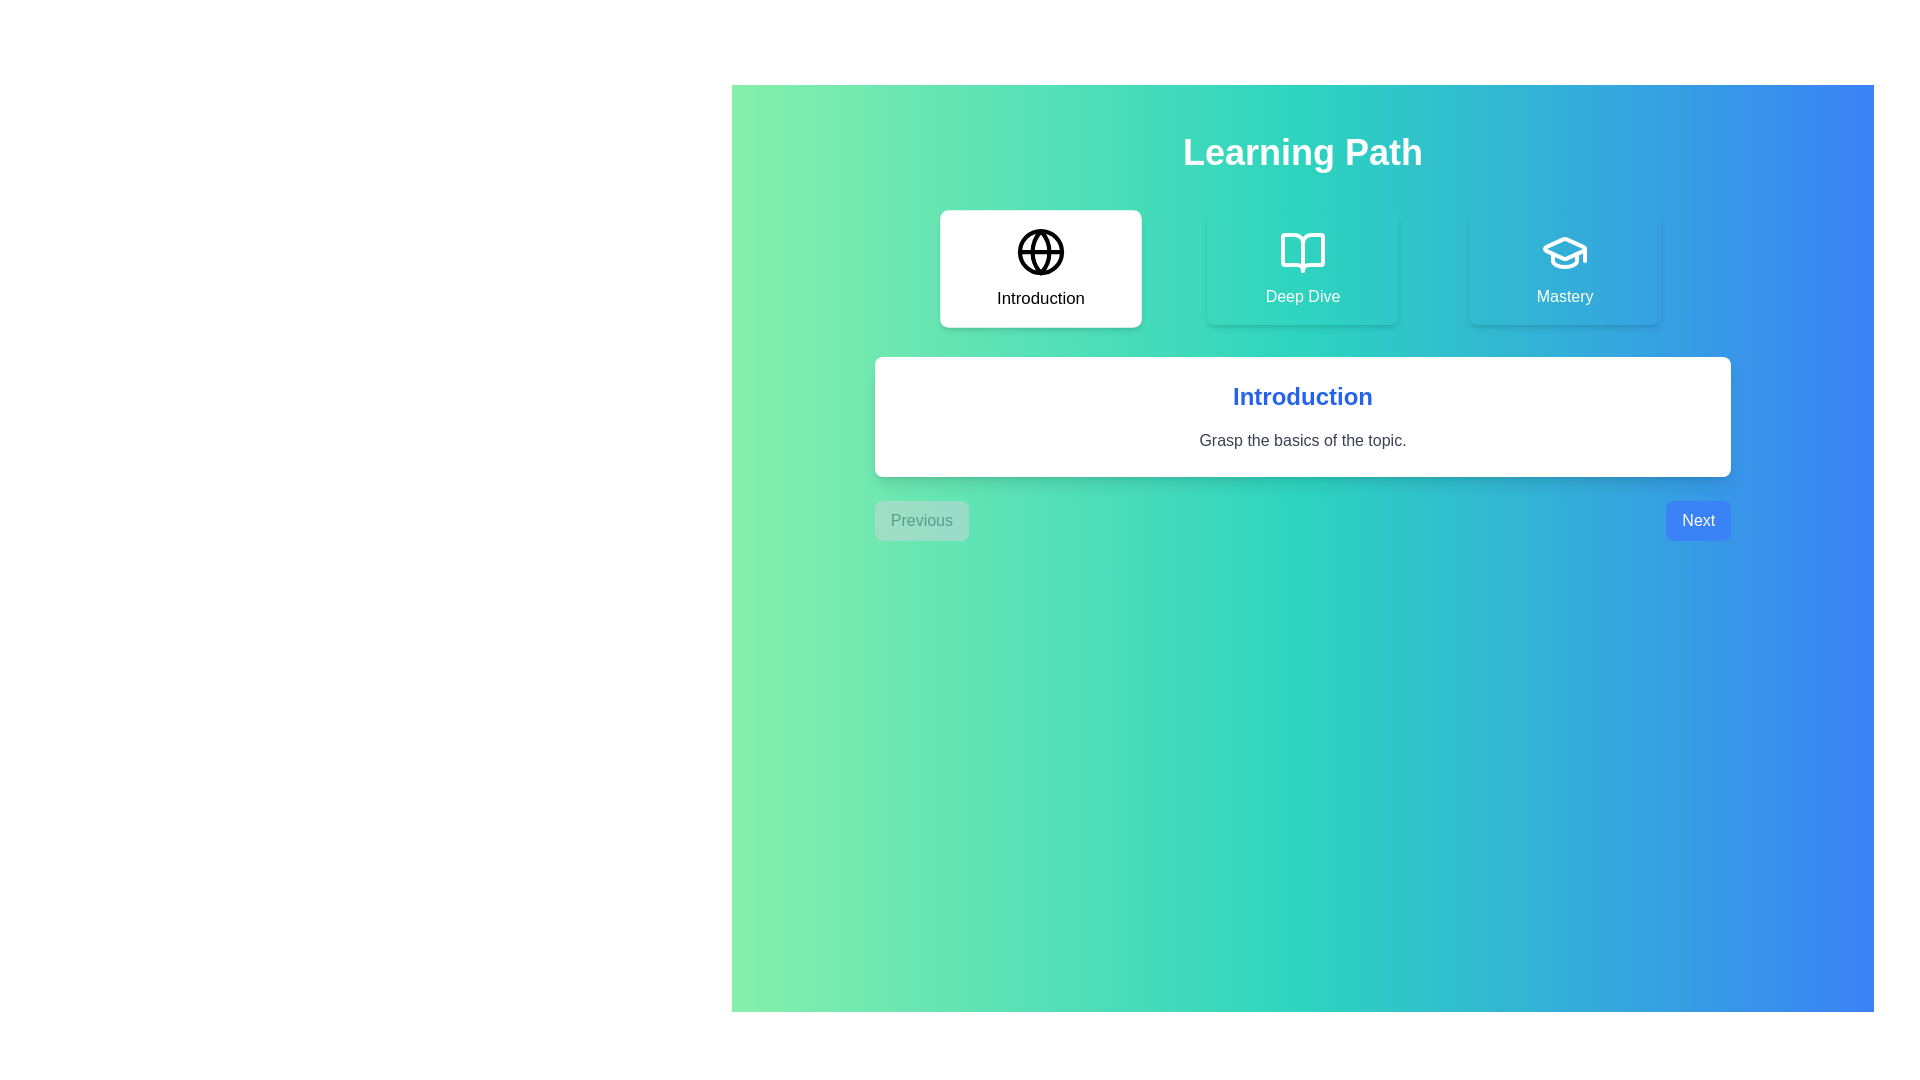  Describe the element at coordinates (1302, 268) in the screenshot. I see `the stage header labeled 'Deep Dive' to navigate to that stage` at that location.